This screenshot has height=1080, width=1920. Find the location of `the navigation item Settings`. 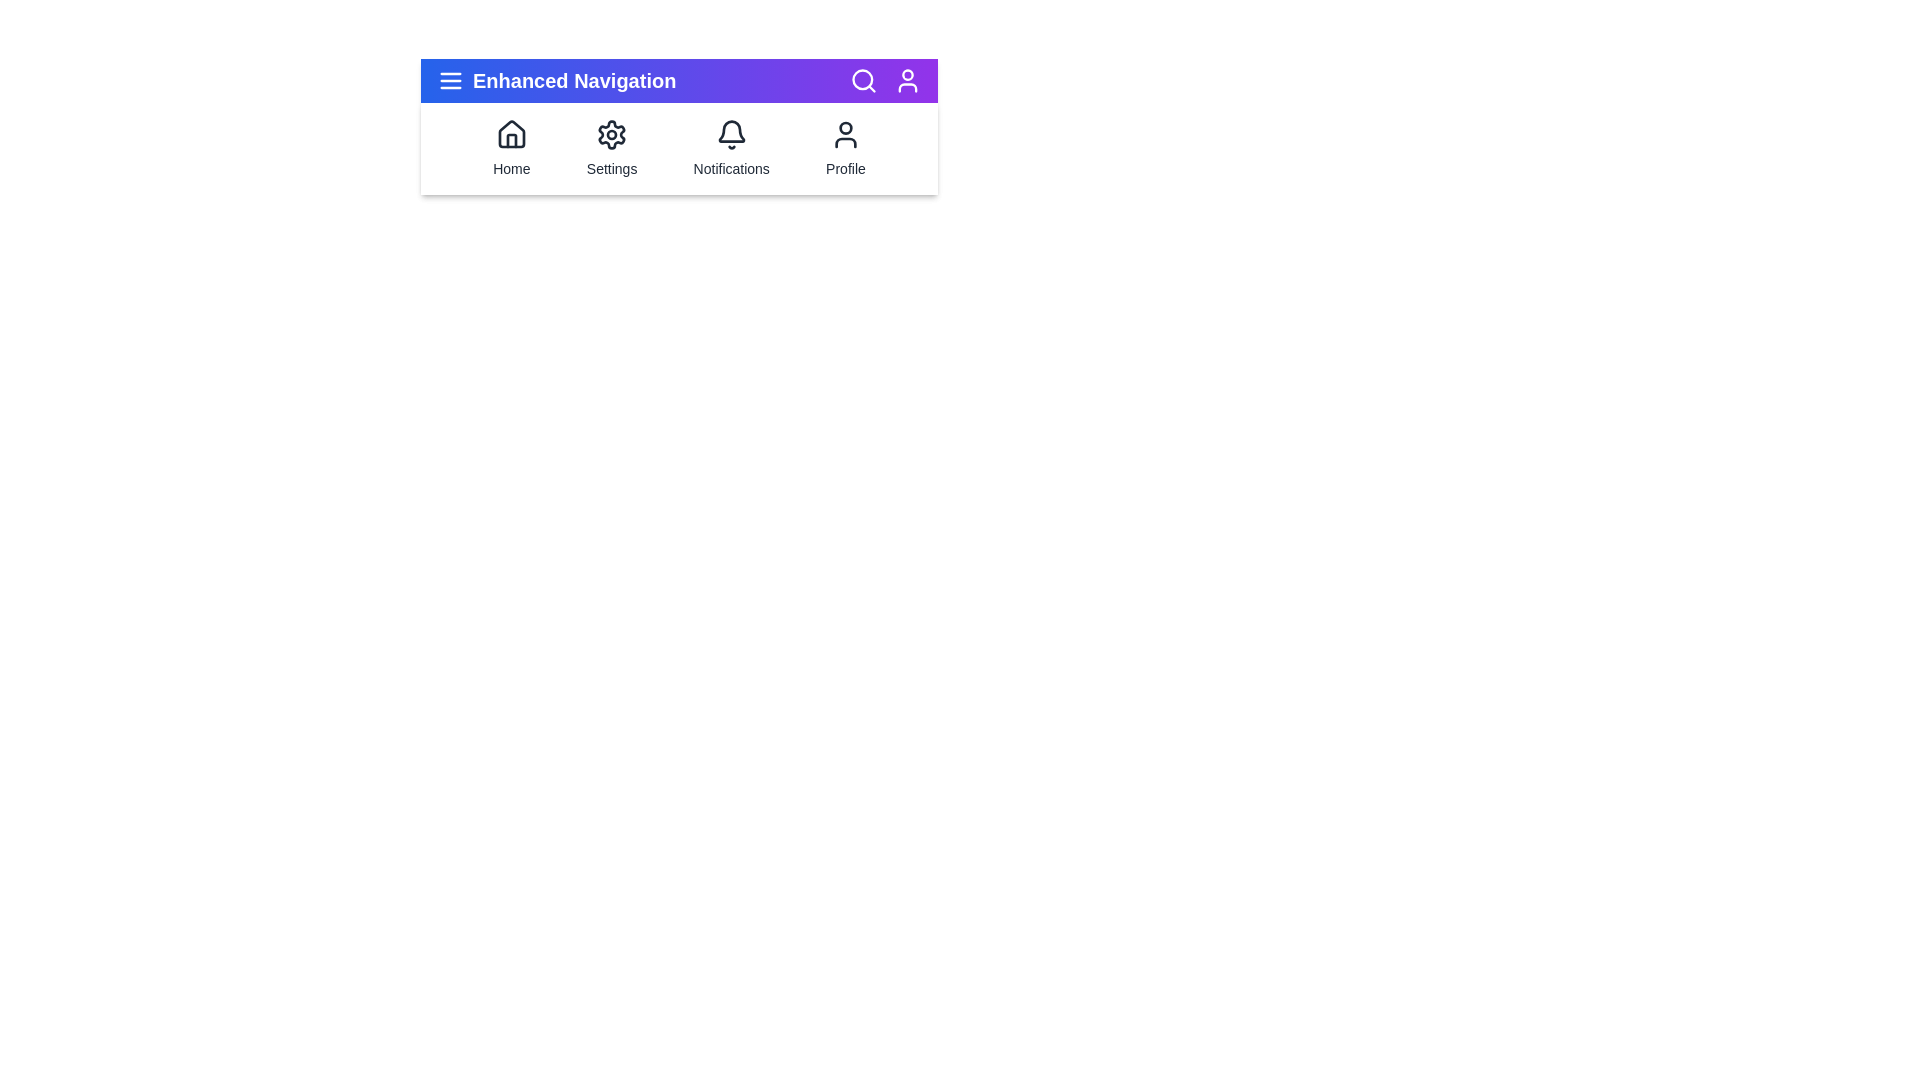

the navigation item Settings is located at coordinates (611, 148).